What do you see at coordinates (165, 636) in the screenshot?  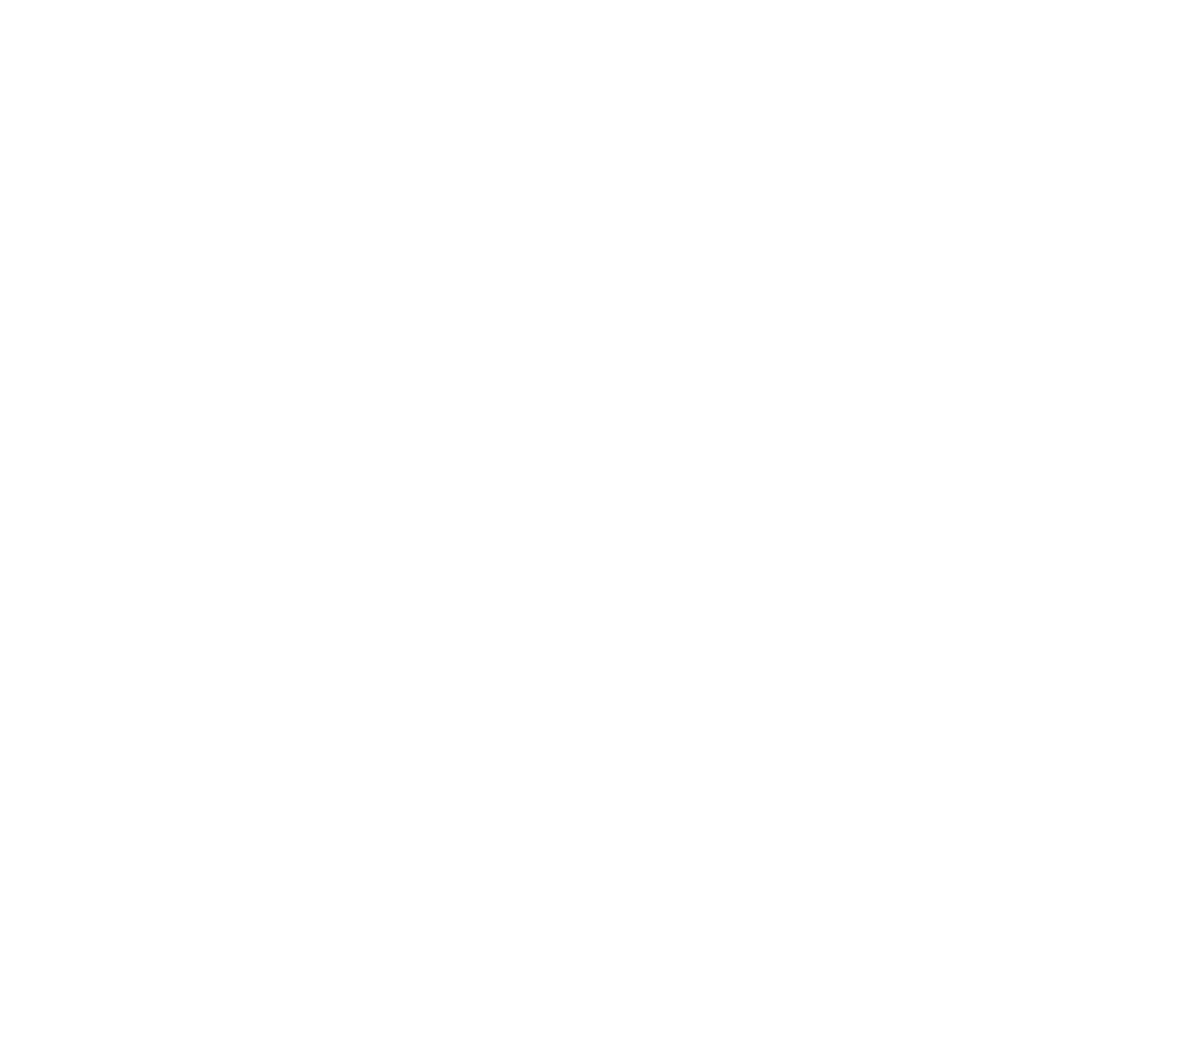 I see `'griffin'` at bounding box center [165, 636].